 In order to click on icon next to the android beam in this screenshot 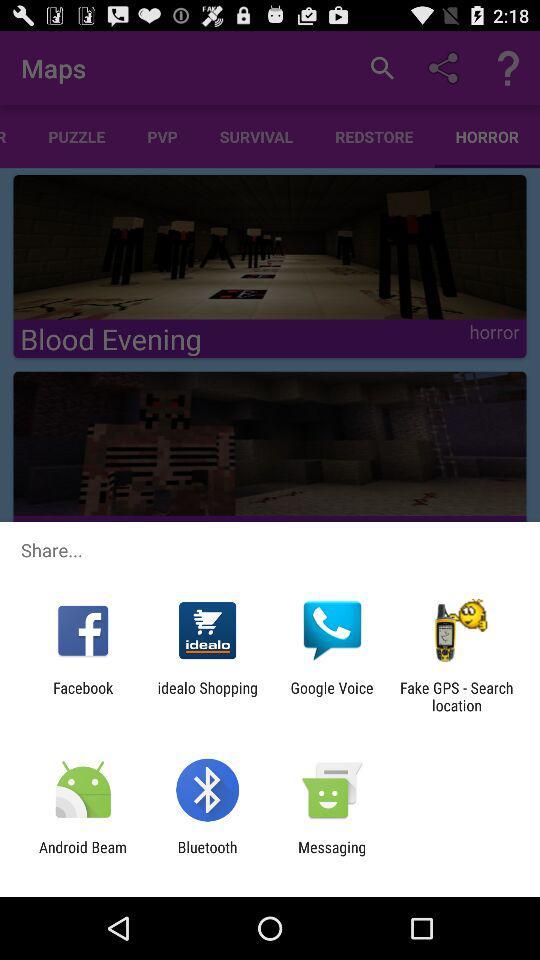, I will do `click(206, 855)`.